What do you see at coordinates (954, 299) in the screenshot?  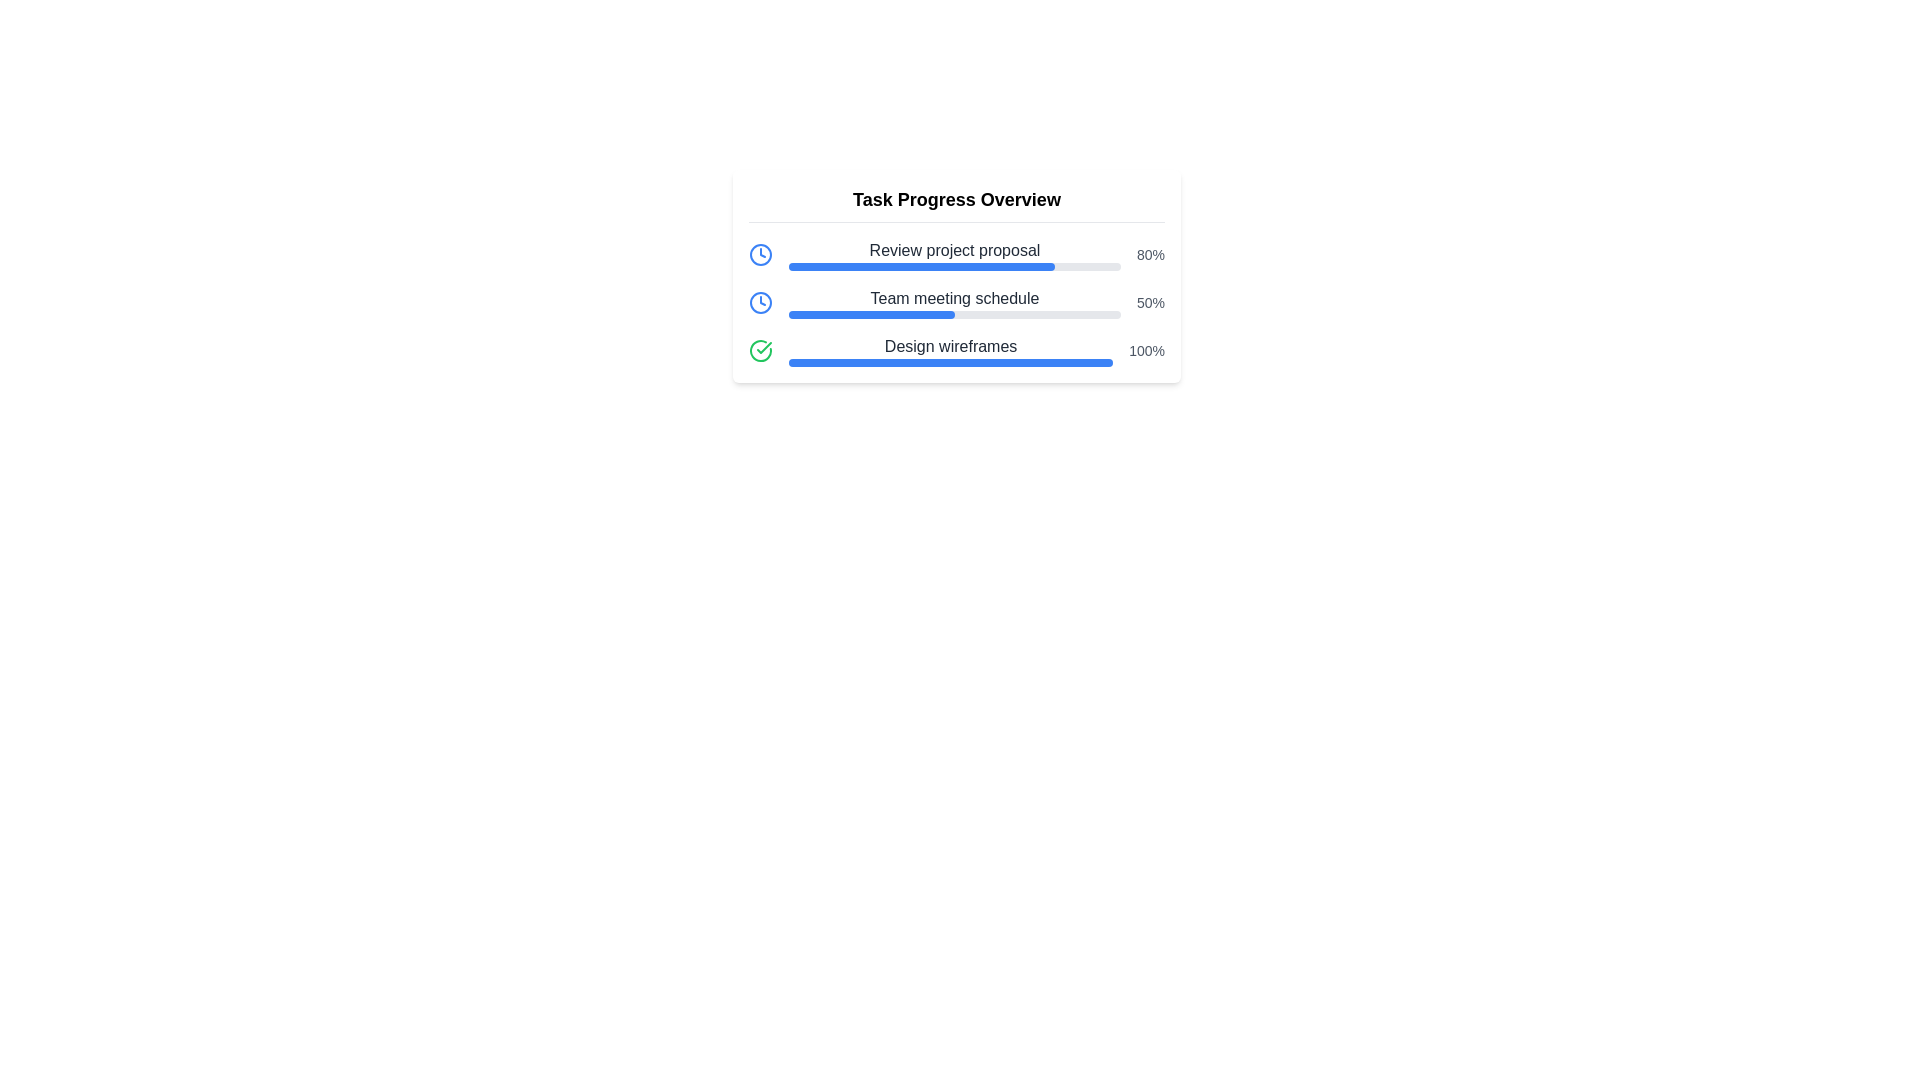 I see `text label identifying the task 'Team meeting schedule', which is the second item in the task list, positioned below 'Review project proposal' and above 'Design wireframes'` at bounding box center [954, 299].